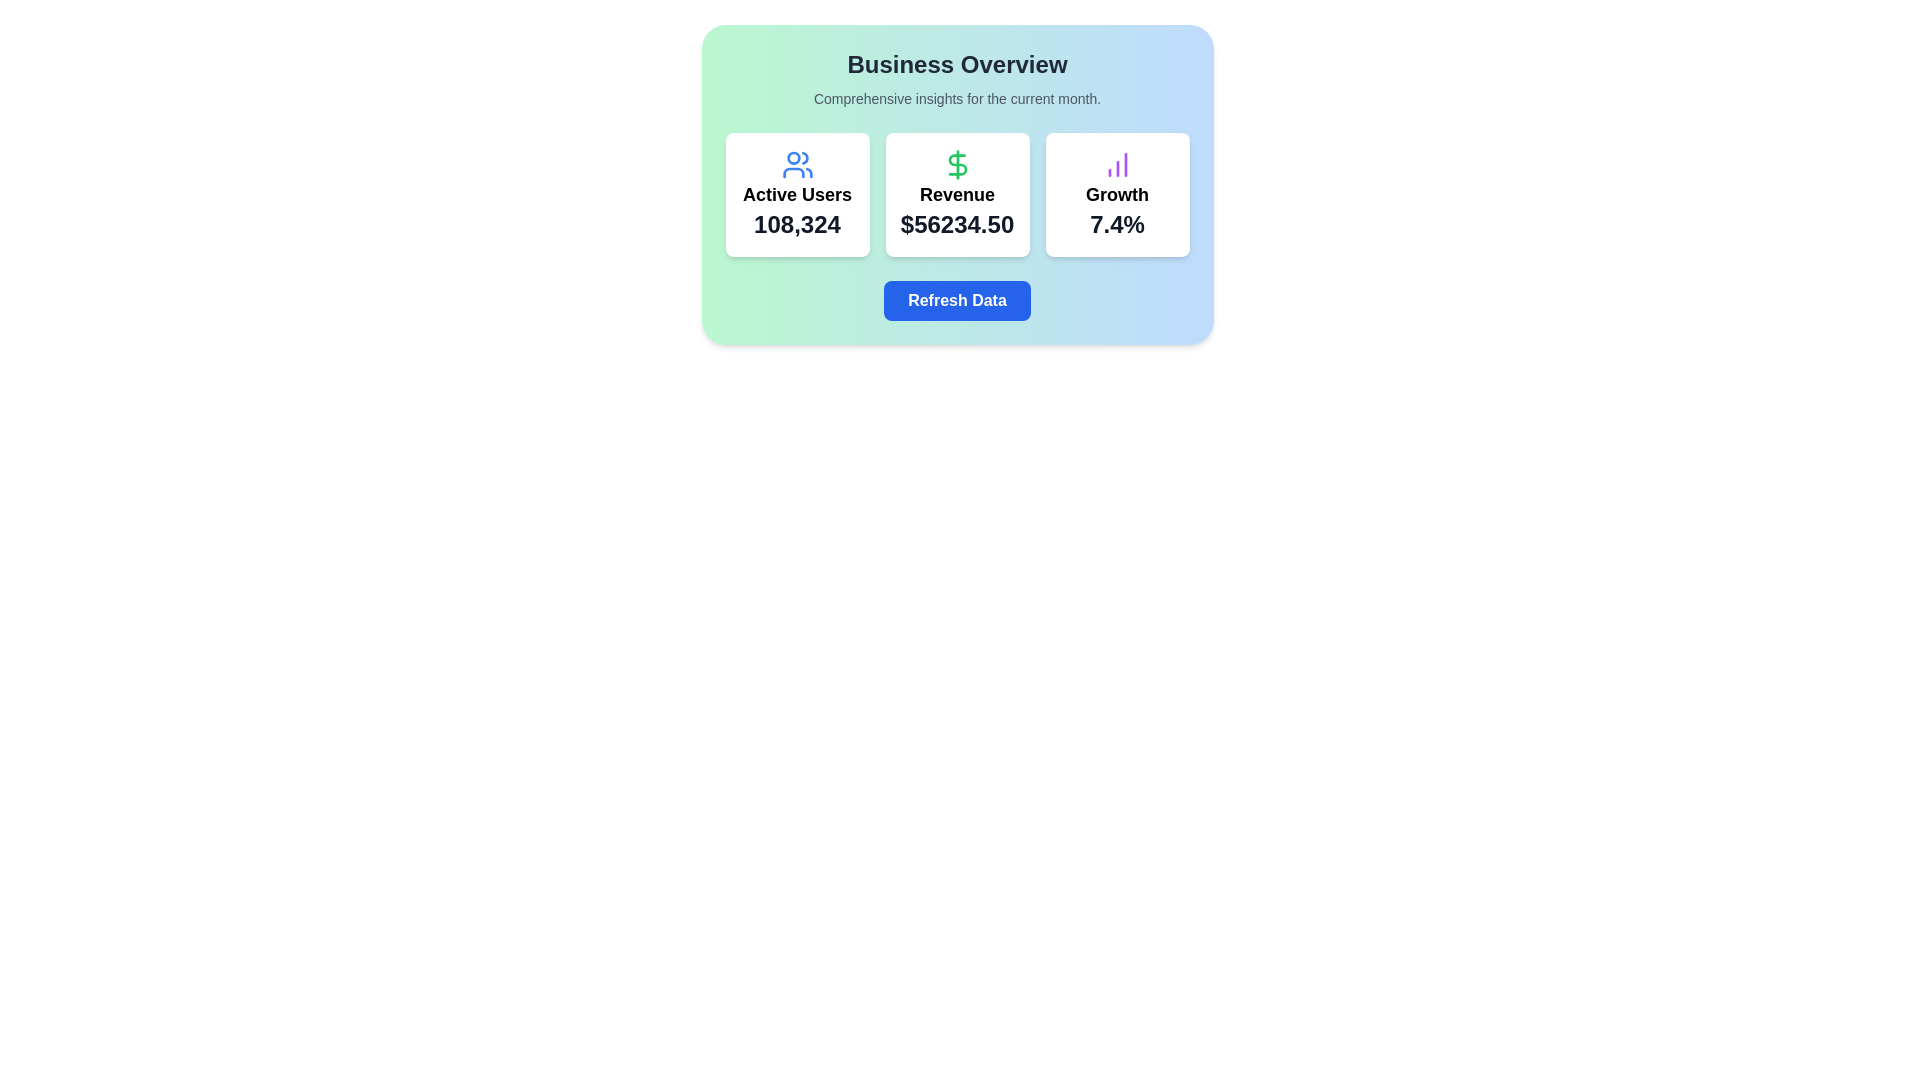 The width and height of the screenshot is (1920, 1080). What do you see at coordinates (956, 77) in the screenshot?
I see `the static text element that serves as the title and subtitle for the panel, located at the top of the rounded rectangular panel with a green-to-blue gradient background` at bounding box center [956, 77].